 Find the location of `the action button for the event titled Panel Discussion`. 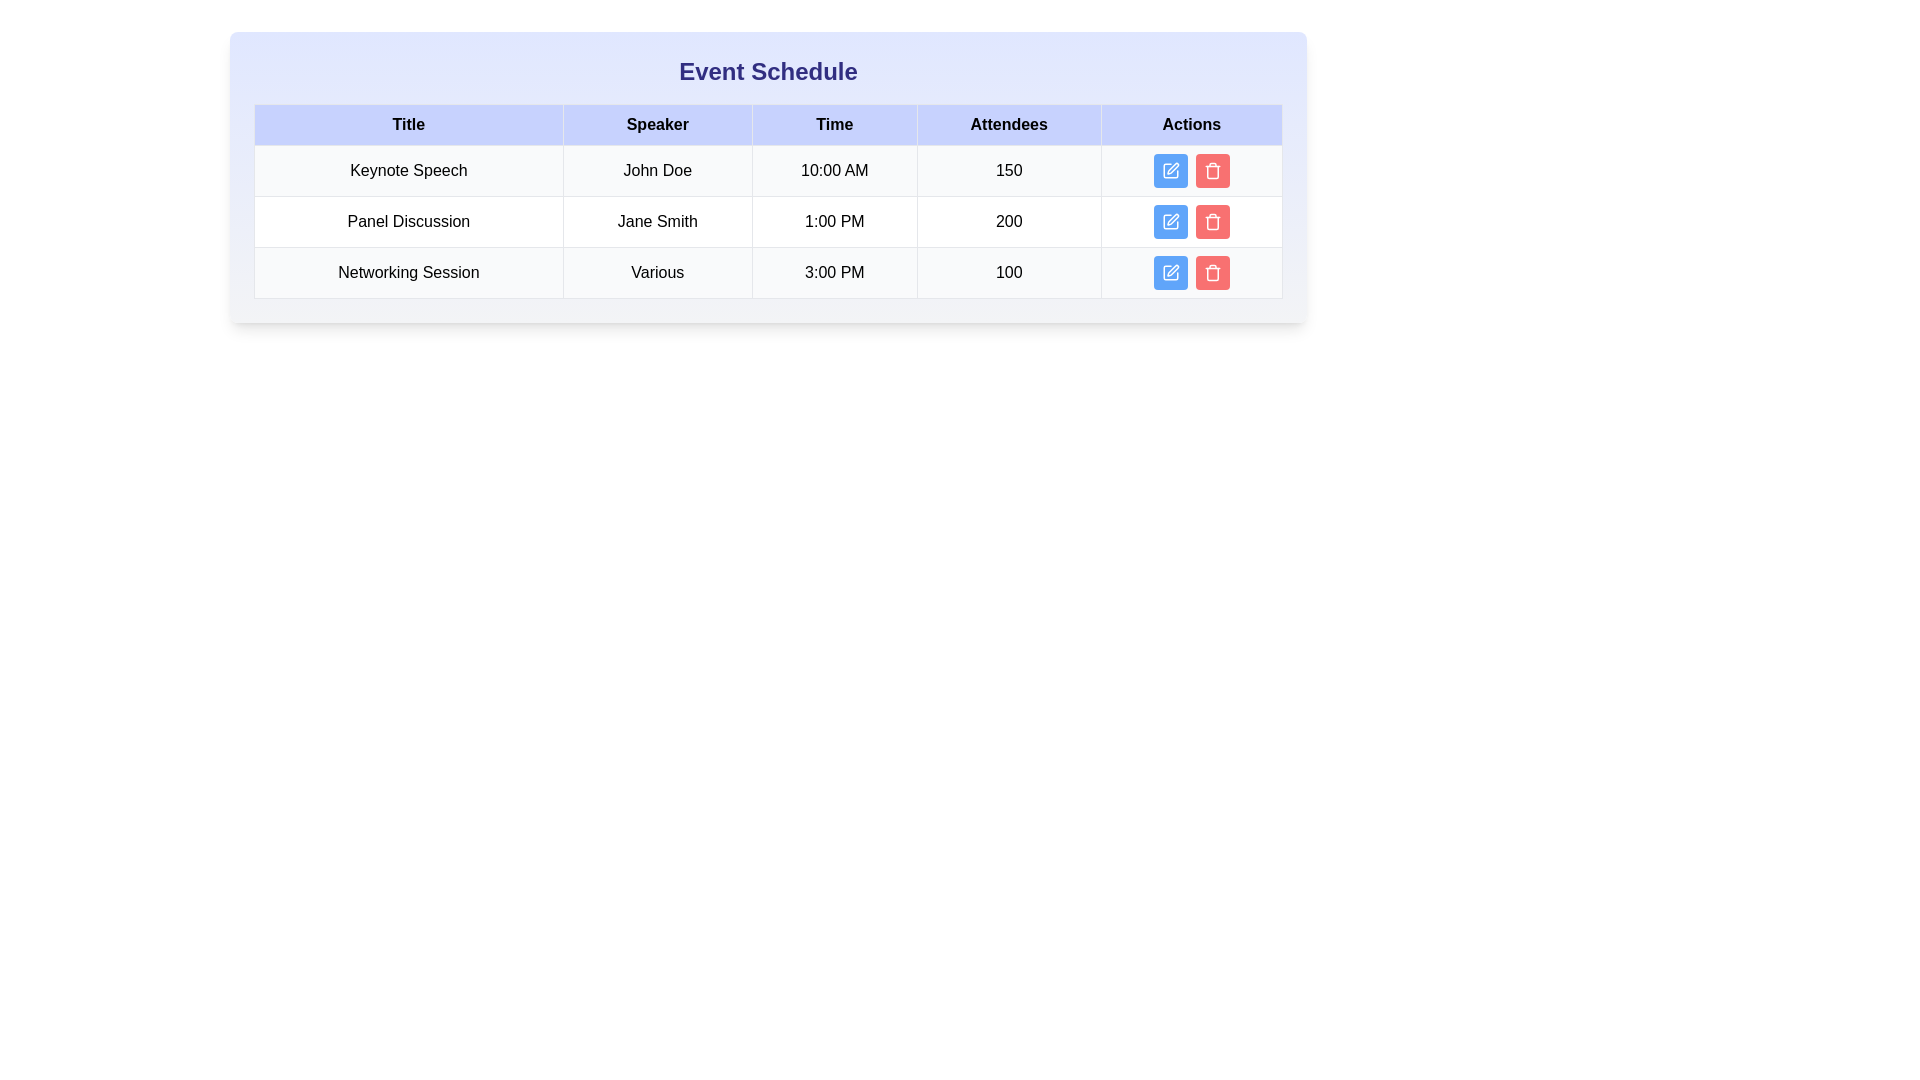

the action button for the event titled Panel Discussion is located at coordinates (1170, 222).